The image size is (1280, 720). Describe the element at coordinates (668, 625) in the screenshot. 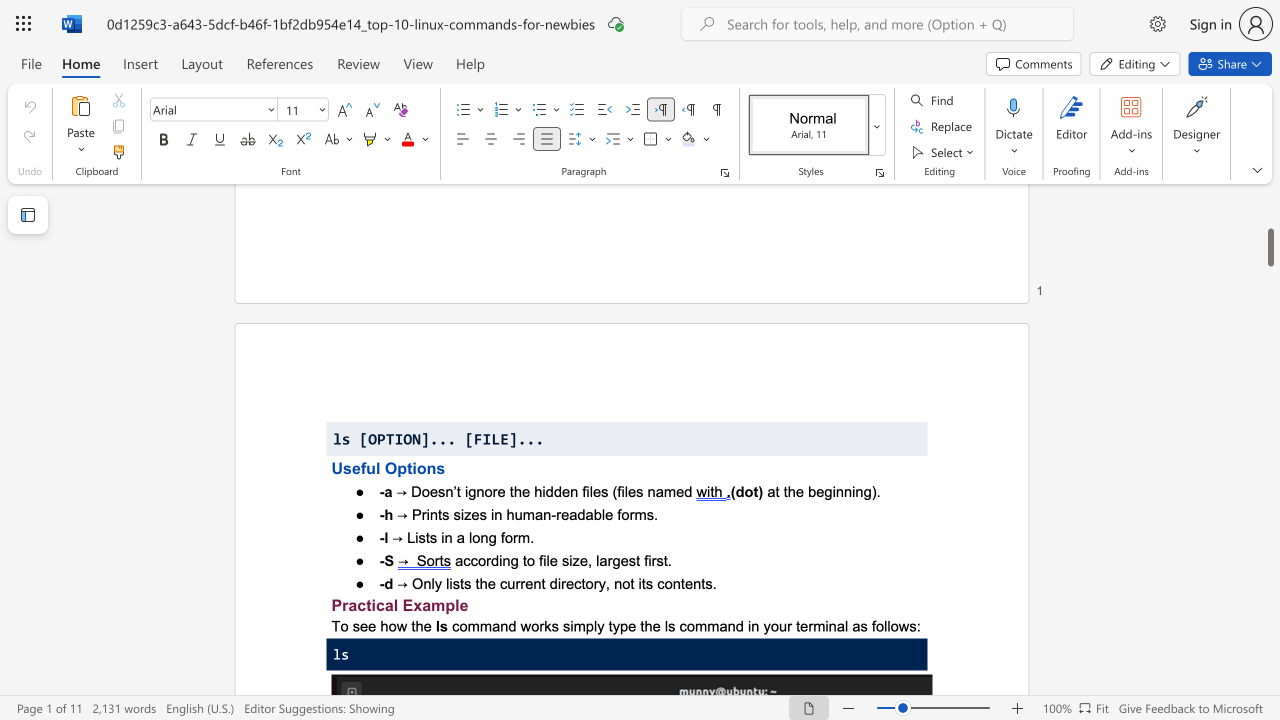

I see `the subset text "s command in y" within the text "command works simply type the ls command in your terminal as follows:"` at that location.